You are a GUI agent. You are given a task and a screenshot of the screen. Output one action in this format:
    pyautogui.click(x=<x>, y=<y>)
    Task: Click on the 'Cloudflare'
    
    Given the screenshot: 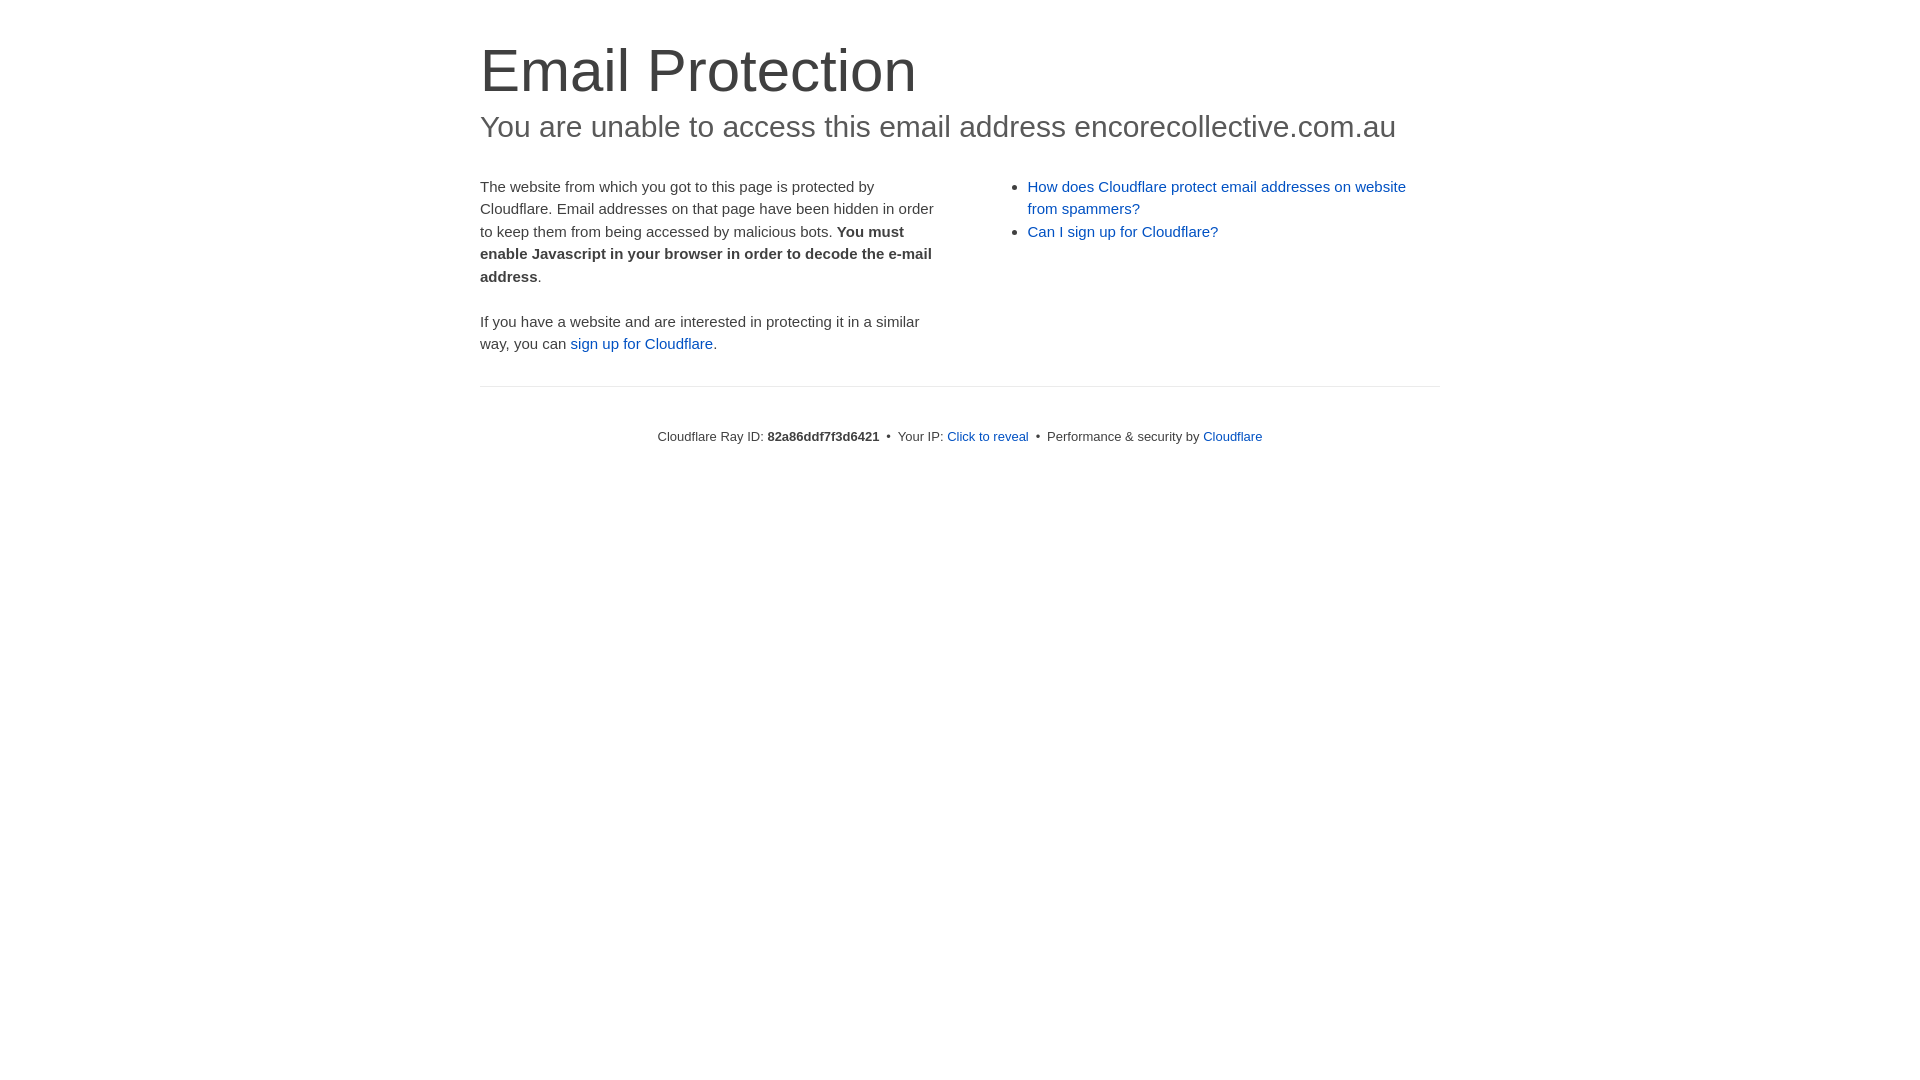 What is the action you would take?
    pyautogui.click(x=1231, y=435)
    